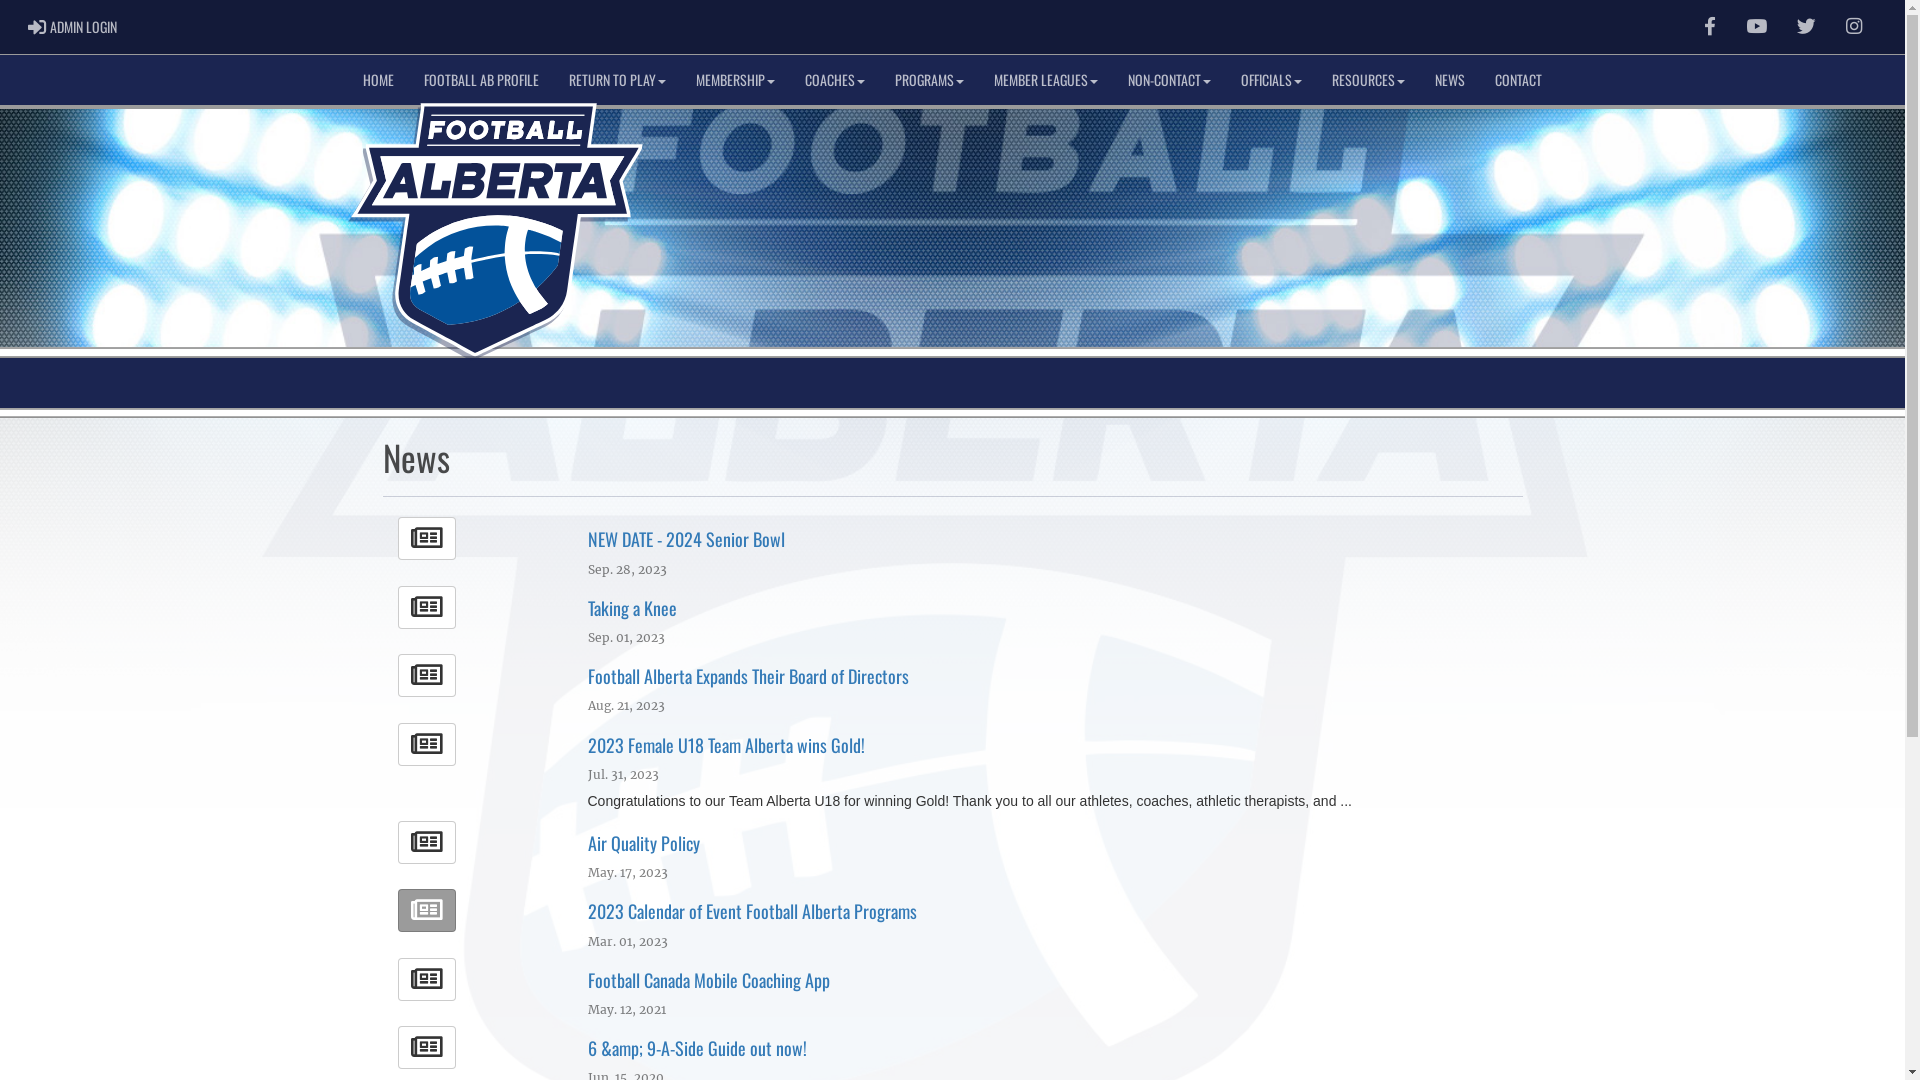  What do you see at coordinates (1045, 79) in the screenshot?
I see `'MEMBER LEAGUES'` at bounding box center [1045, 79].